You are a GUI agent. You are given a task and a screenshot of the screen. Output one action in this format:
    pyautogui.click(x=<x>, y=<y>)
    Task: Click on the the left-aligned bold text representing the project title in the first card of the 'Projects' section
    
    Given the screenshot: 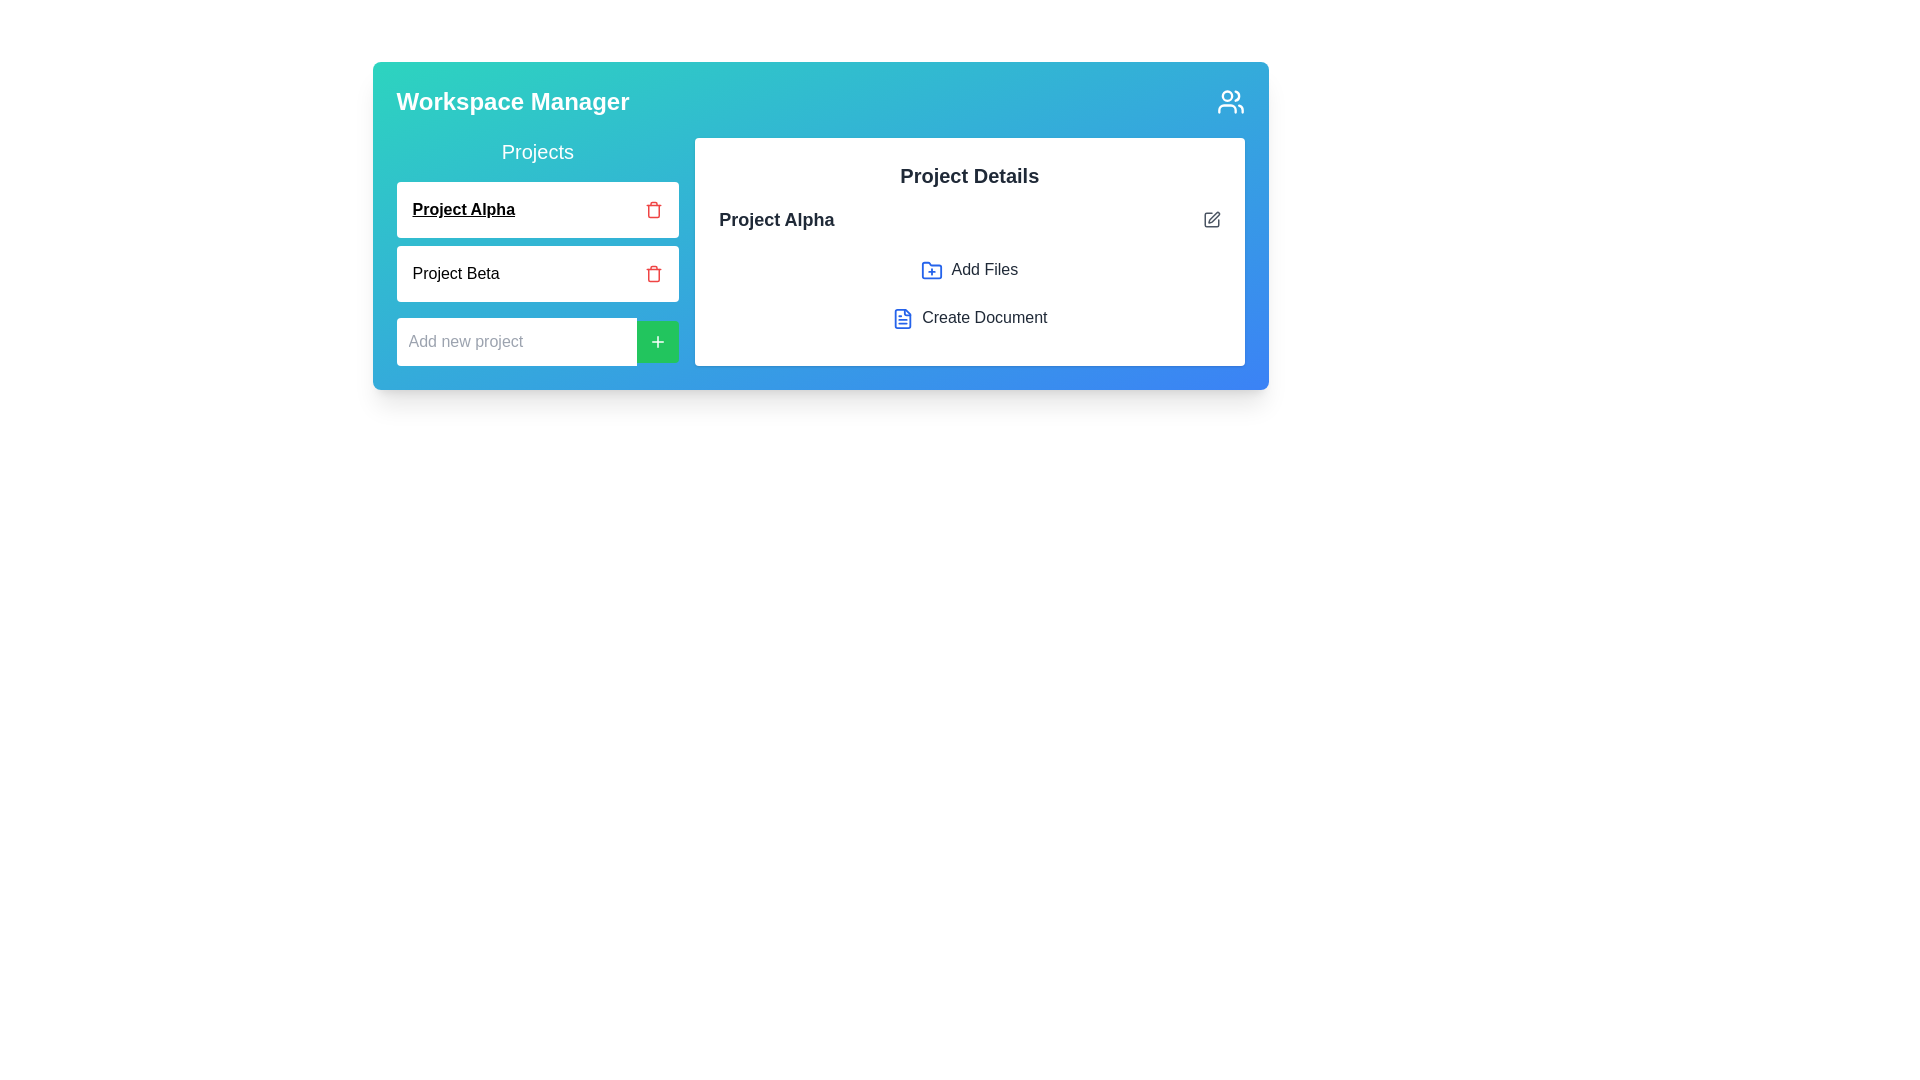 What is the action you would take?
    pyautogui.click(x=462, y=209)
    